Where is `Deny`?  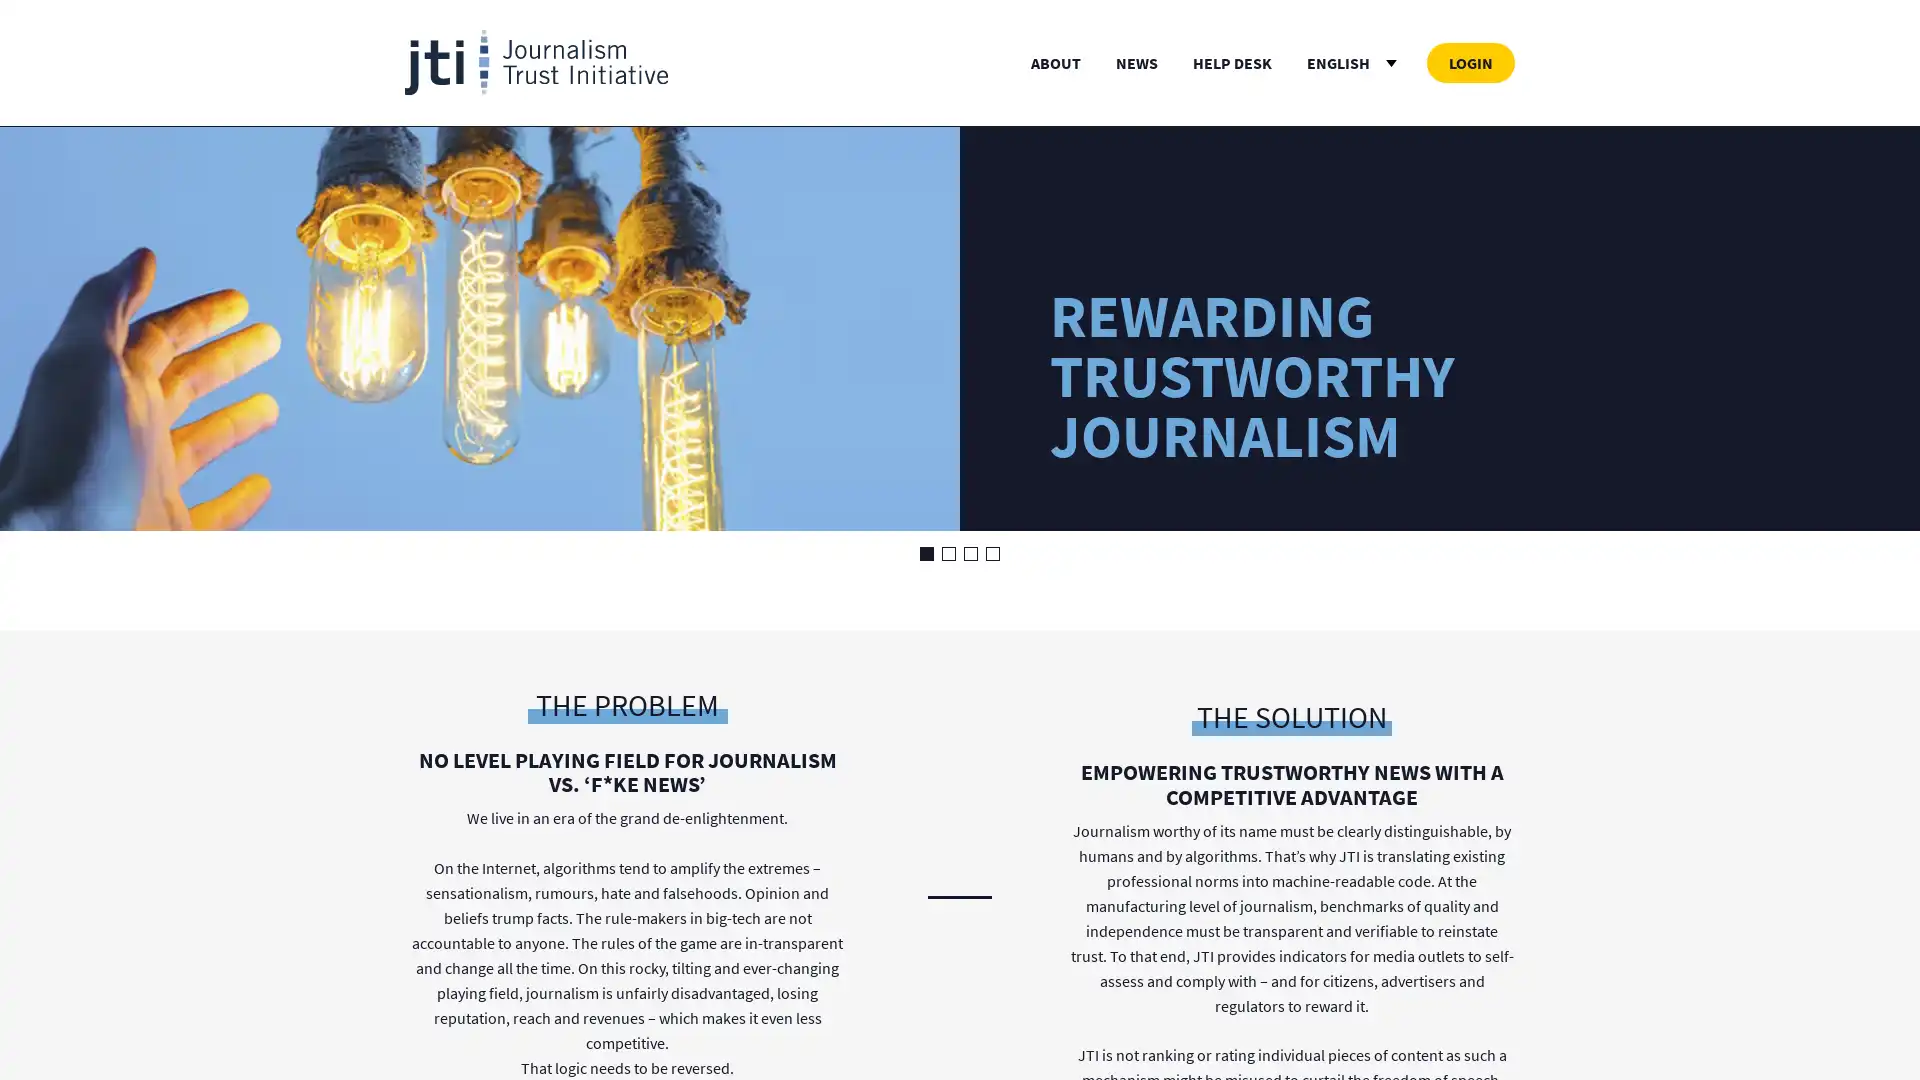 Deny is located at coordinates (958, 654).